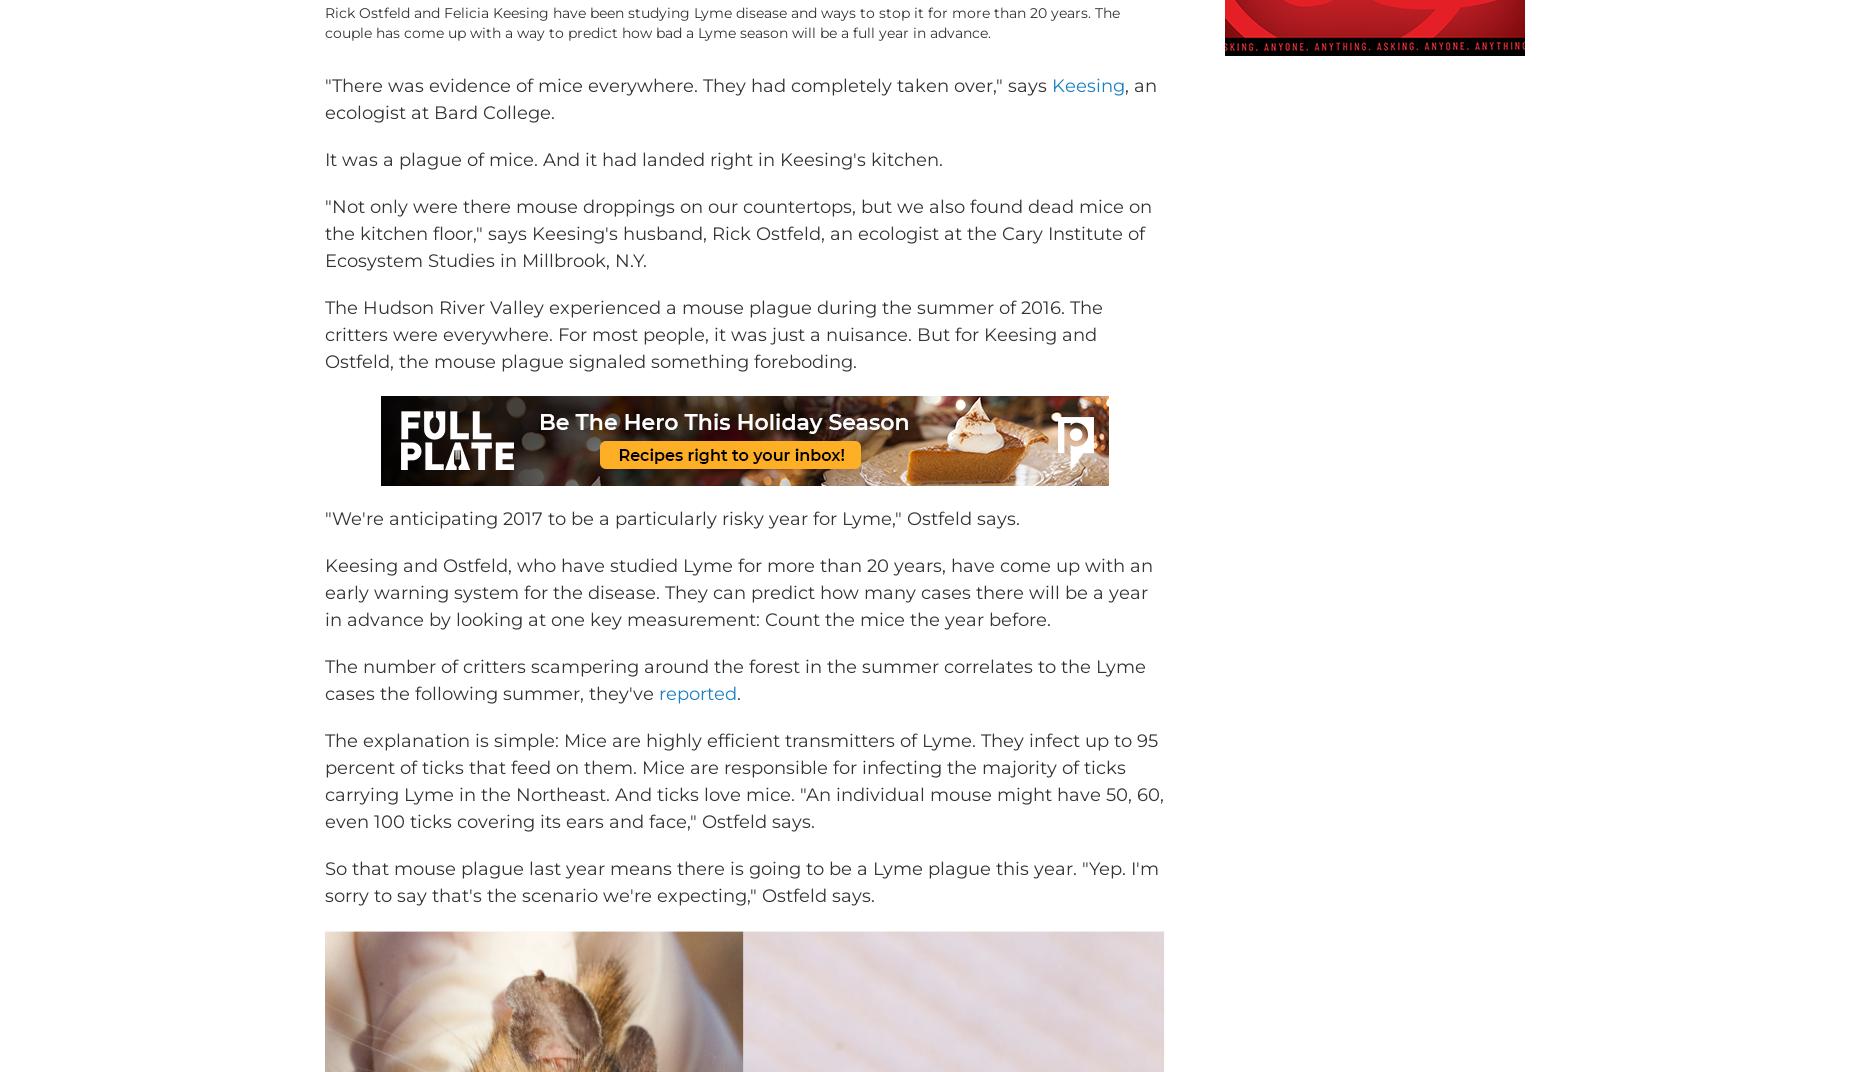  Describe the element at coordinates (443, 11) in the screenshot. I see `'/ Stephen Reiss for NPR'` at that location.